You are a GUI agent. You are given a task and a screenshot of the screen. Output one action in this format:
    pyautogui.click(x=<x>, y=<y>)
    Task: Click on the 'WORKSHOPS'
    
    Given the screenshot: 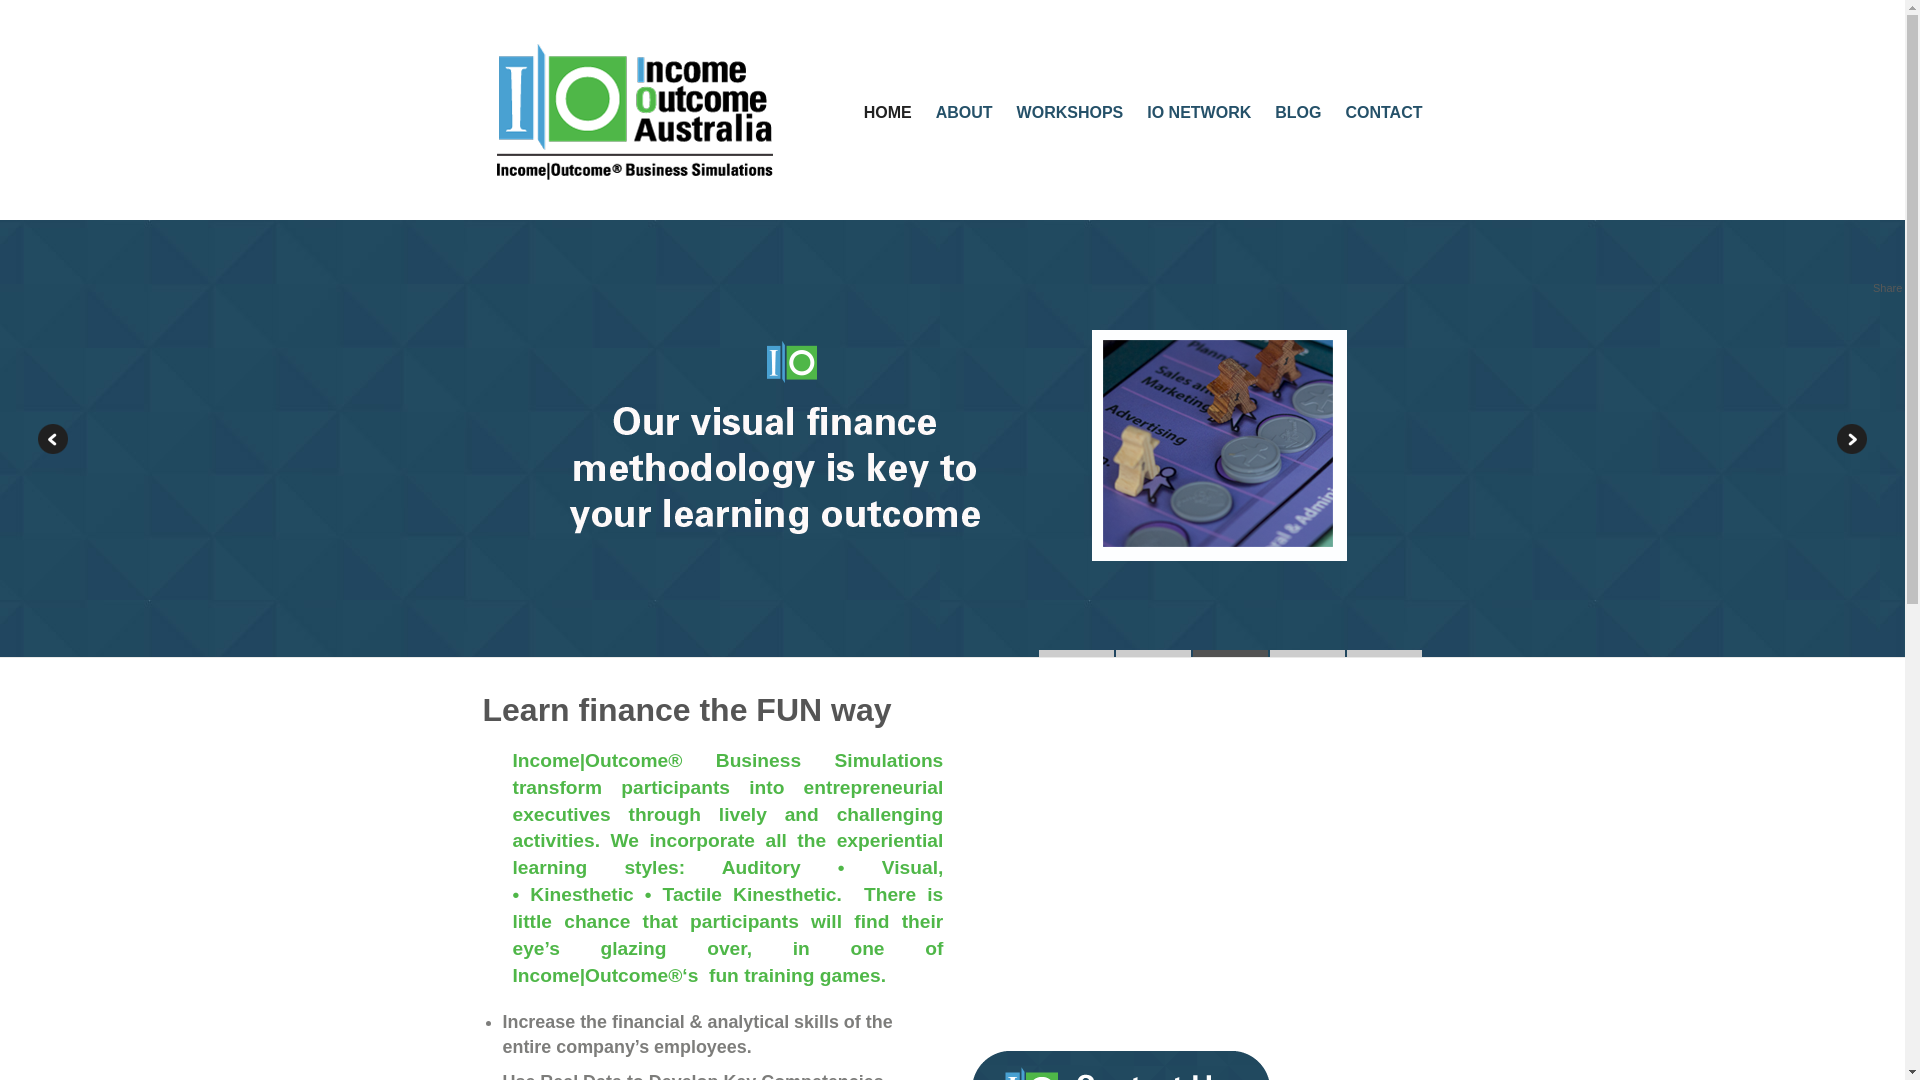 What is the action you would take?
    pyautogui.click(x=1069, y=112)
    